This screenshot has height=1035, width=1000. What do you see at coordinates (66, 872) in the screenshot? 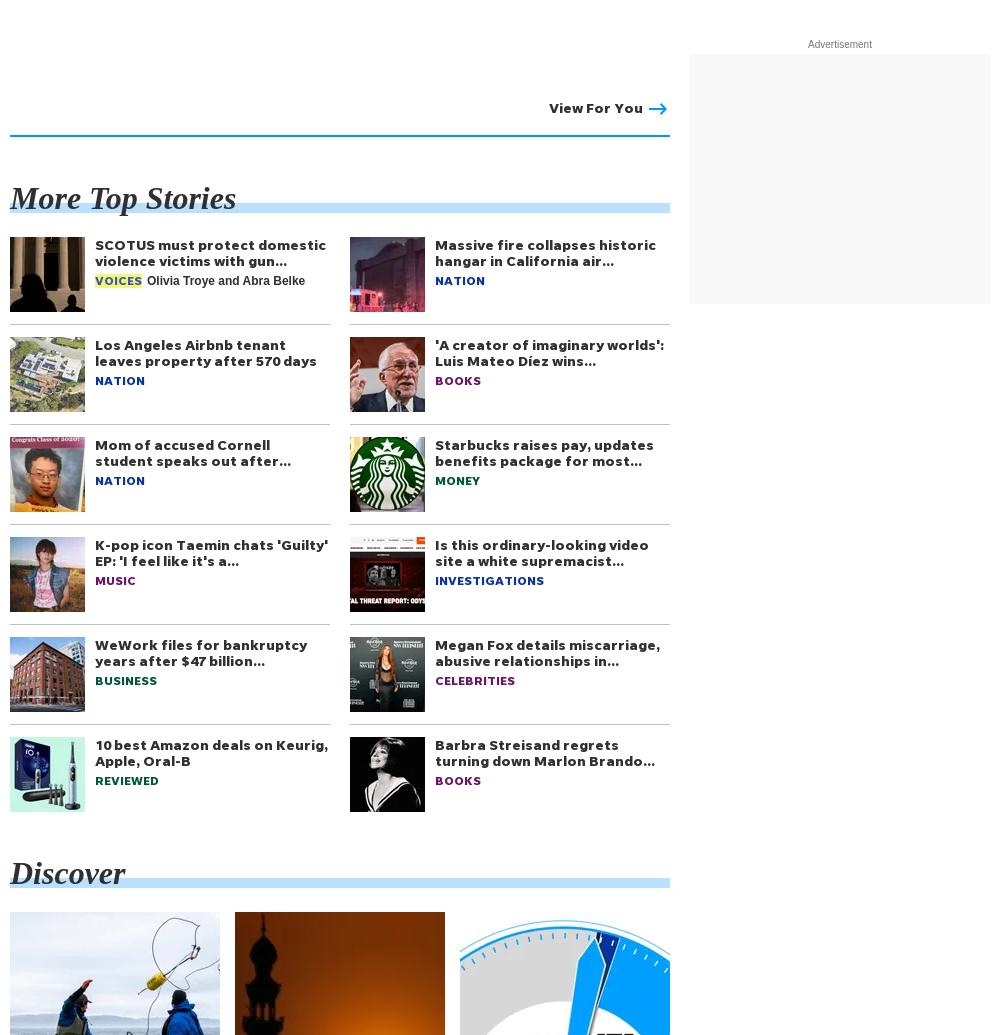
I see `'Discover'` at bounding box center [66, 872].